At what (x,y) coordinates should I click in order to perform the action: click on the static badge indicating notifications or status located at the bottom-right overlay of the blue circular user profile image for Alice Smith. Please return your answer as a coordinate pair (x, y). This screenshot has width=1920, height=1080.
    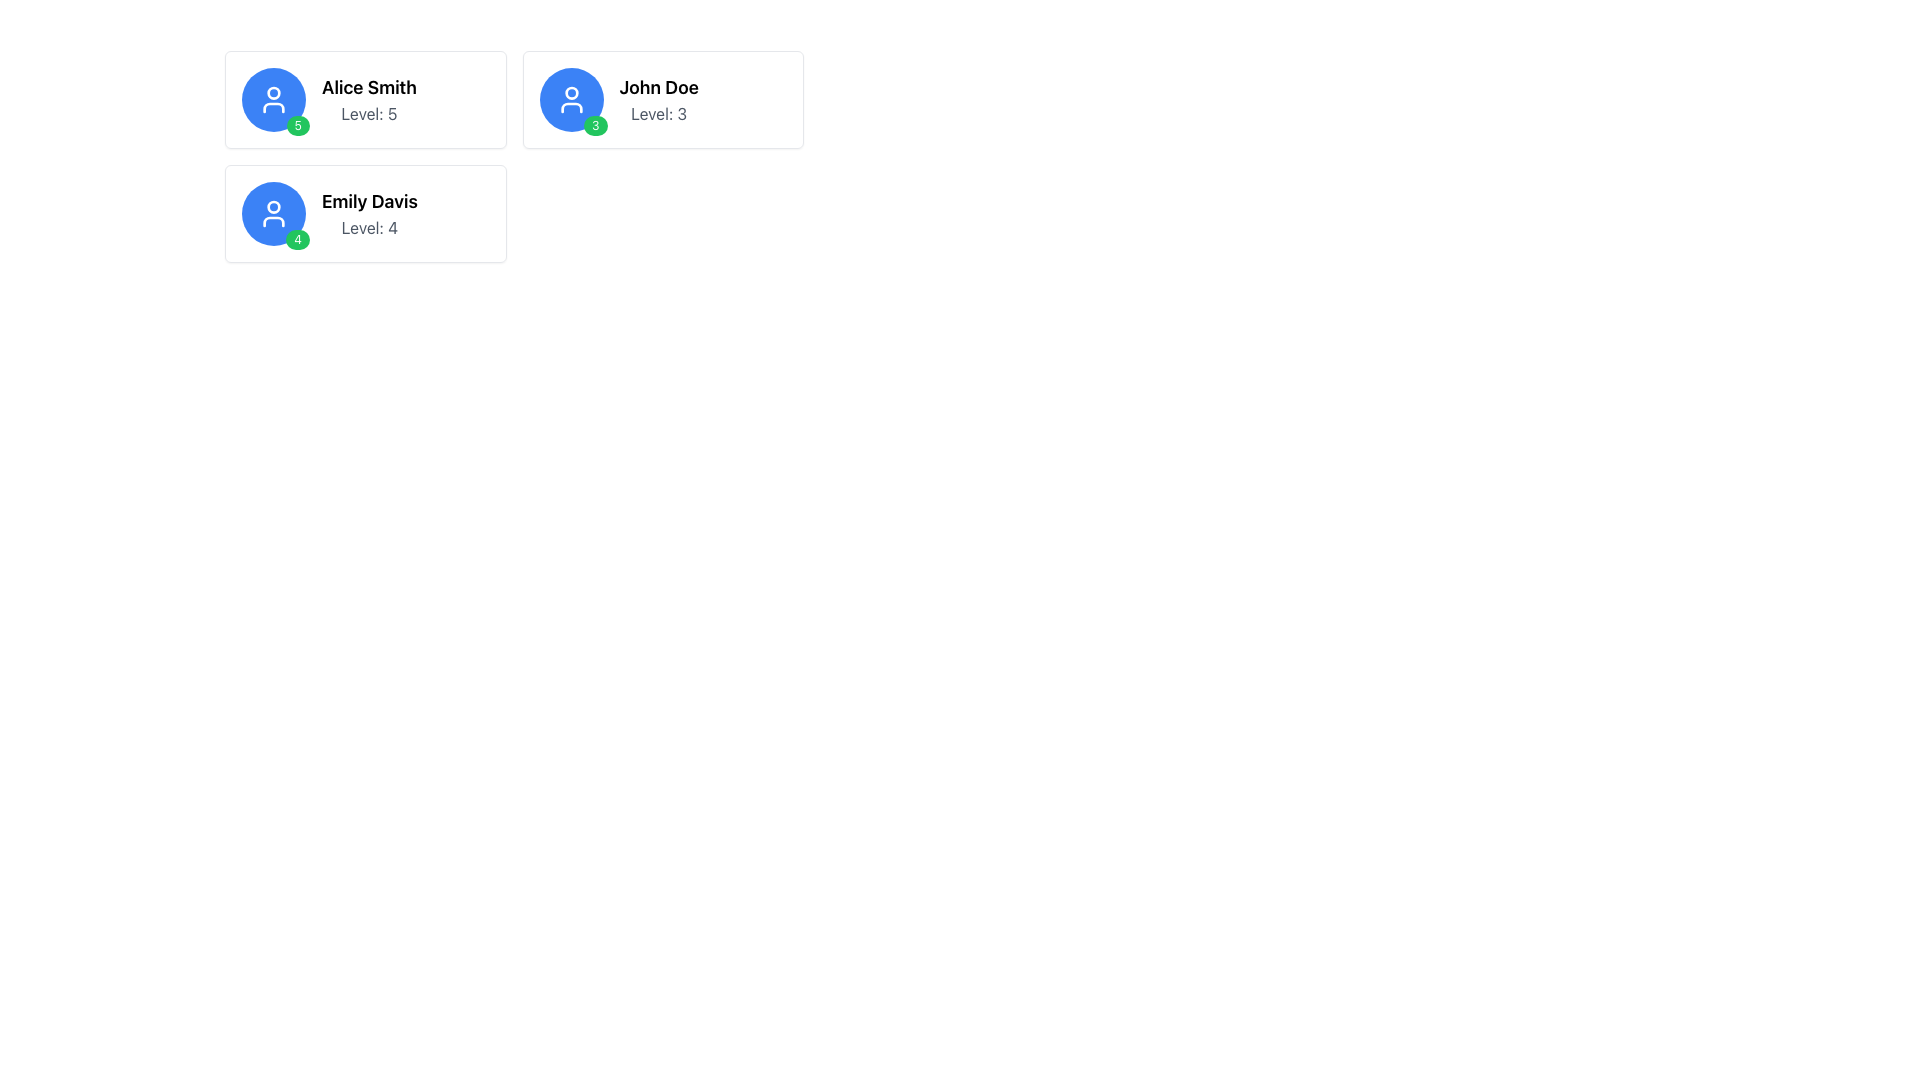
    Looking at the image, I should click on (297, 126).